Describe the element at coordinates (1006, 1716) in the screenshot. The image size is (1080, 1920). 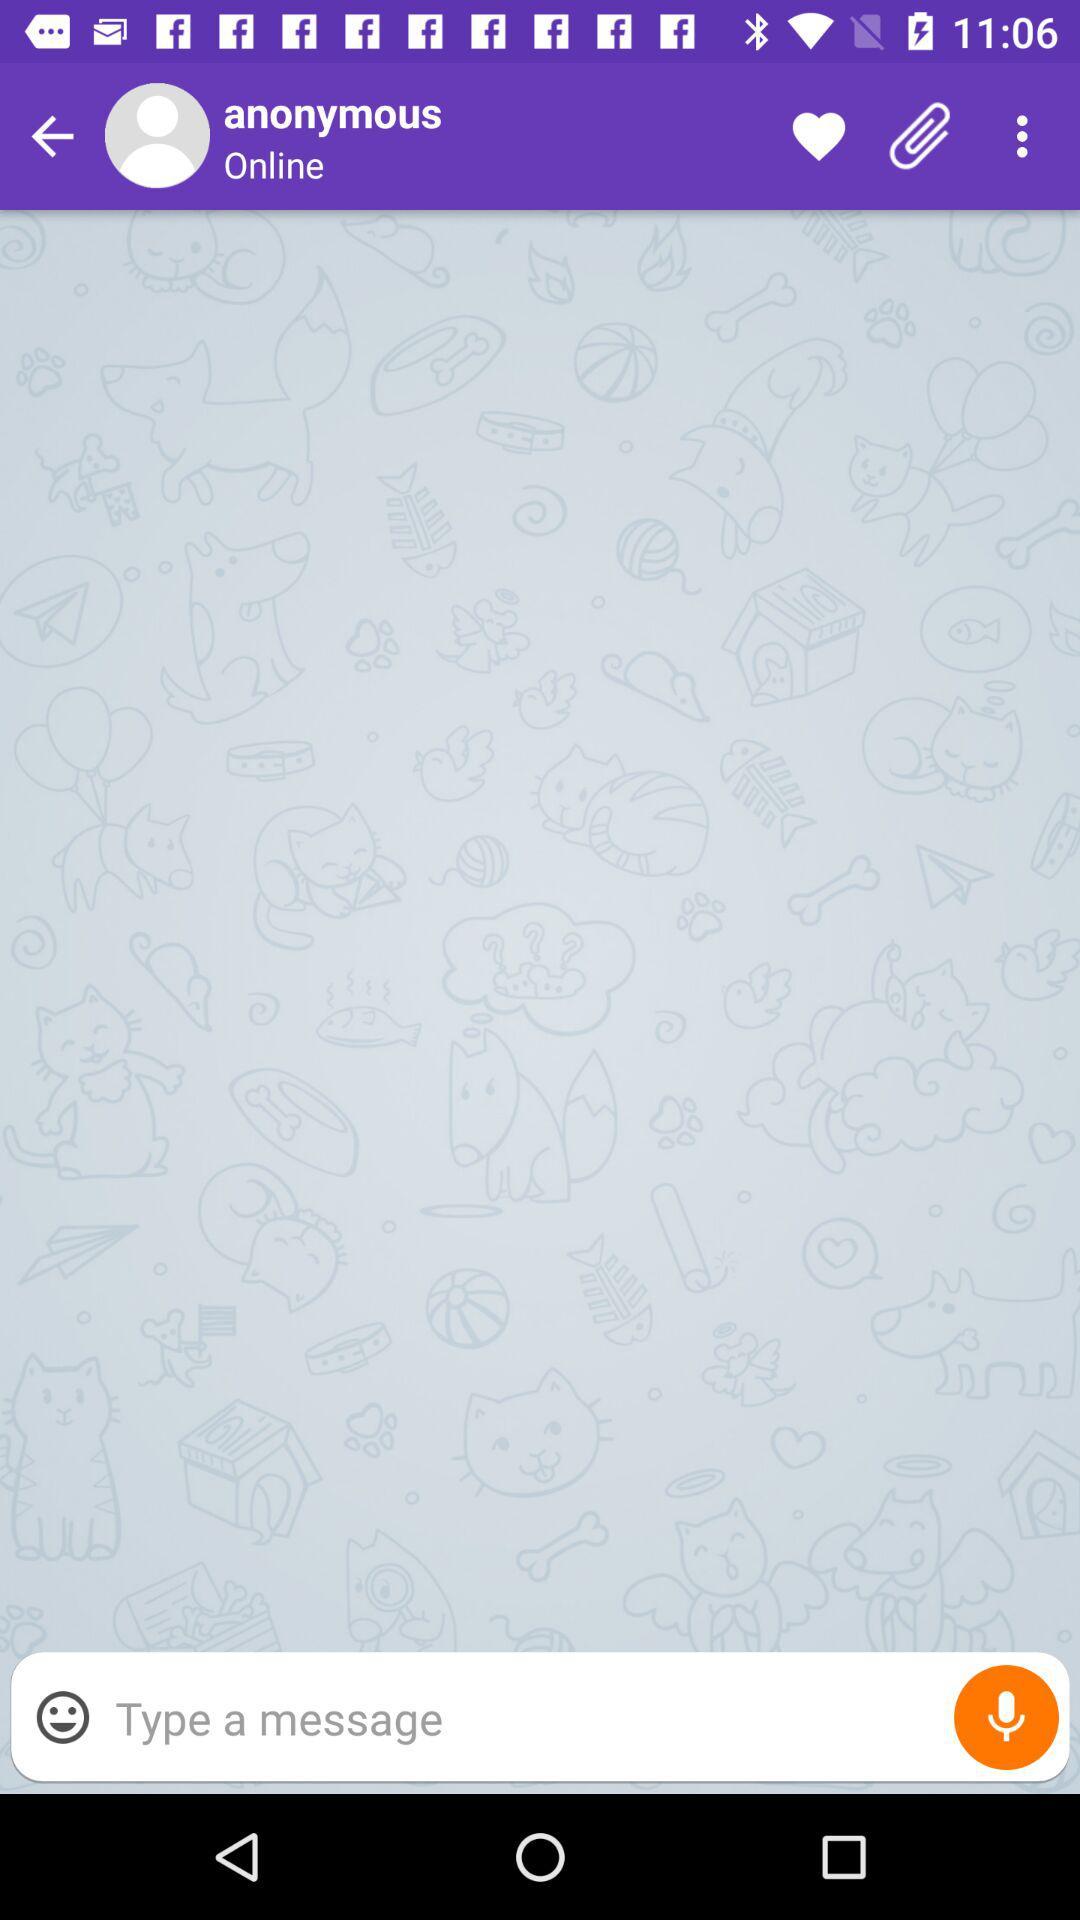
I see `record voice message` at that location.